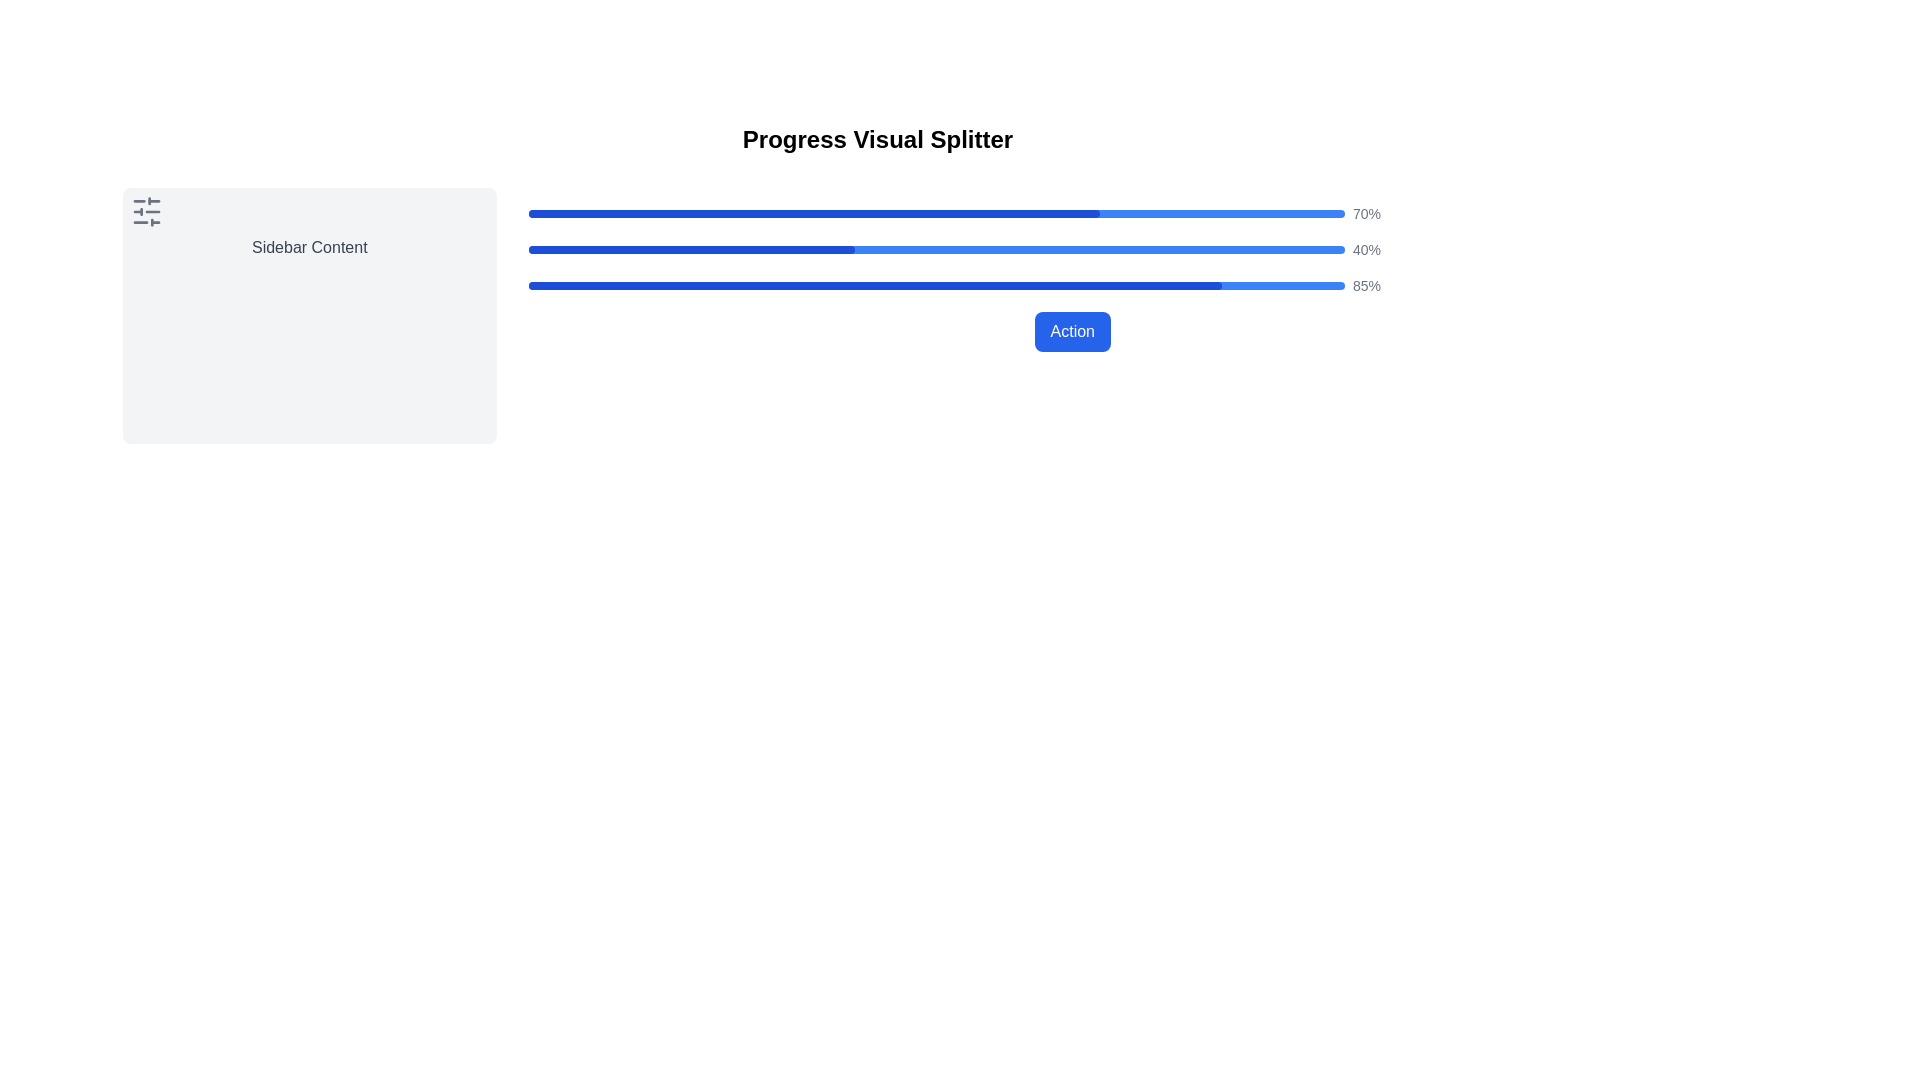 This screenshot has width=1920, height=1080. What do you see at coordinates (1071, 213) in the screenshot?
I see `the topmost progress bar located in the central right portion of the interface, which visually represents progress with a percentage displayed next to it` at bounding box center [1071, 213].